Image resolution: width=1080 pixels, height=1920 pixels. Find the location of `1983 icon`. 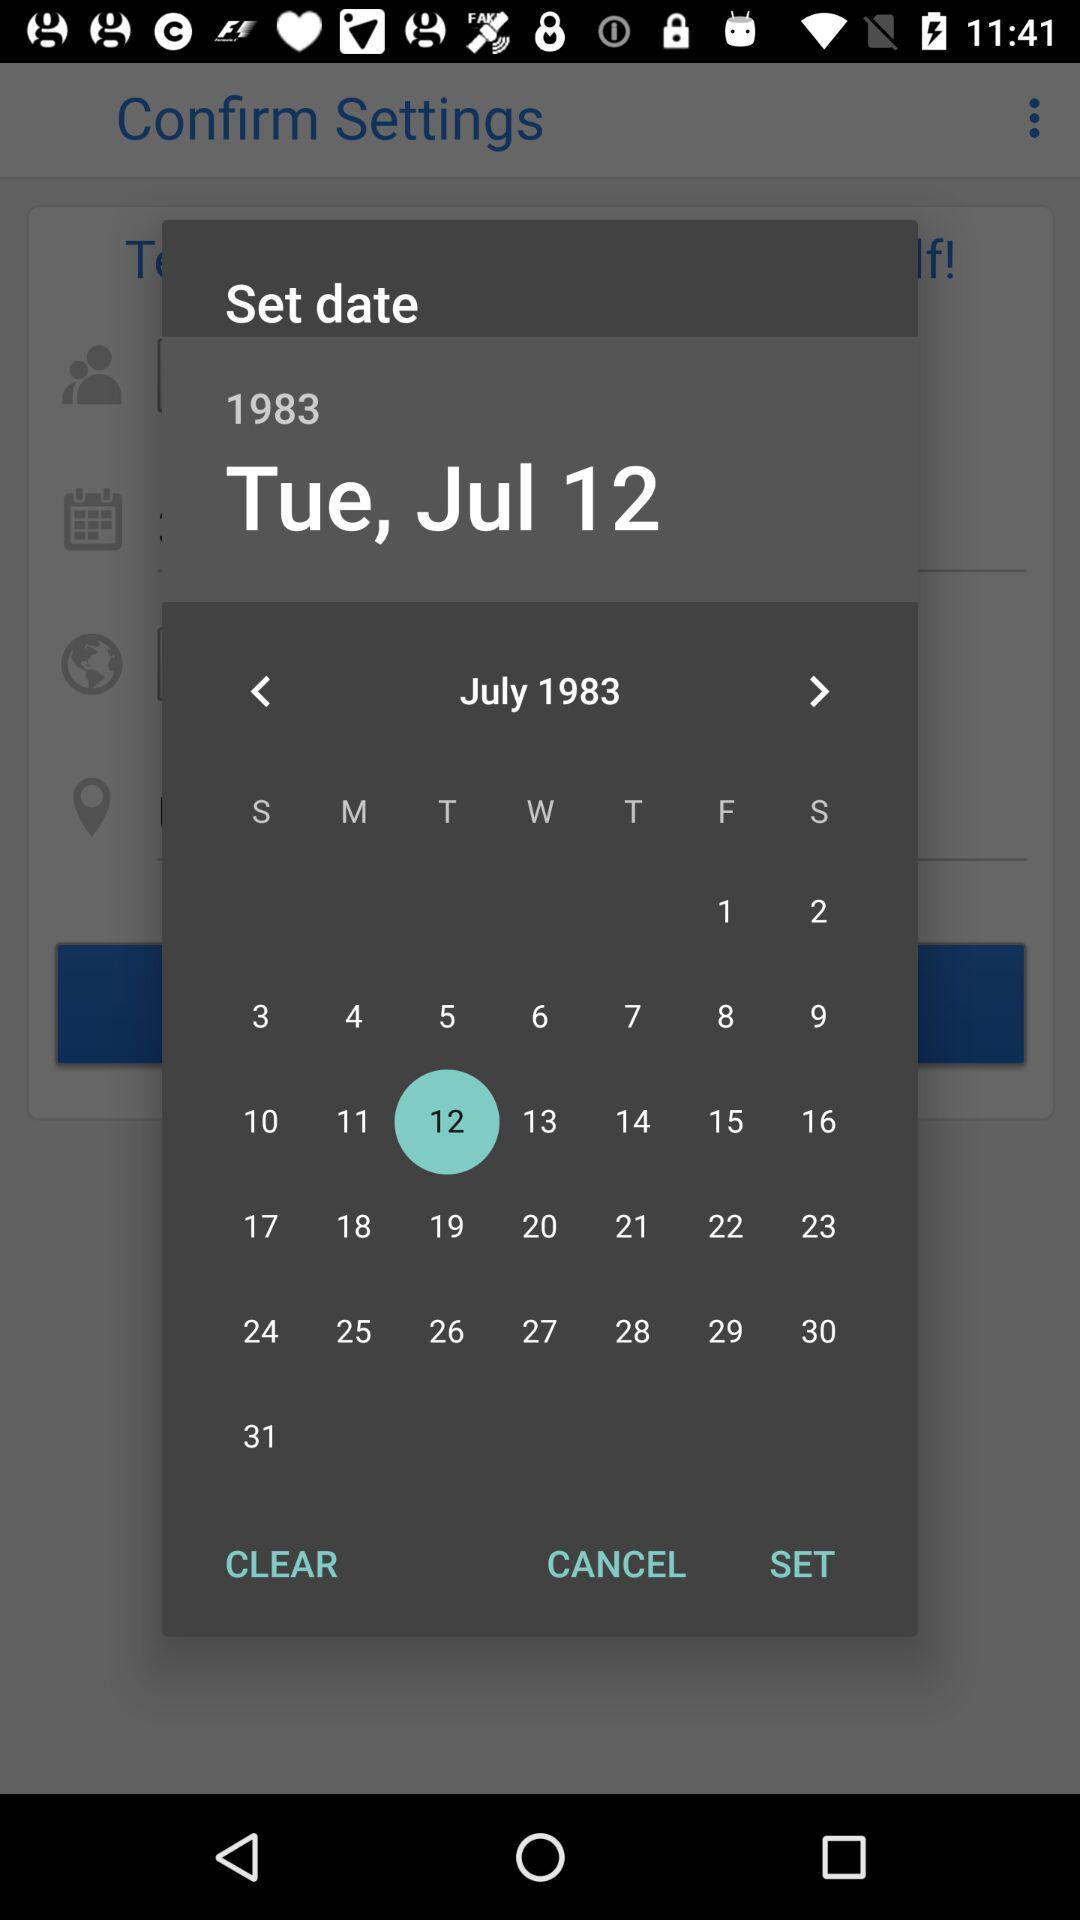

1983 icon is located at coordinates (540, 386).